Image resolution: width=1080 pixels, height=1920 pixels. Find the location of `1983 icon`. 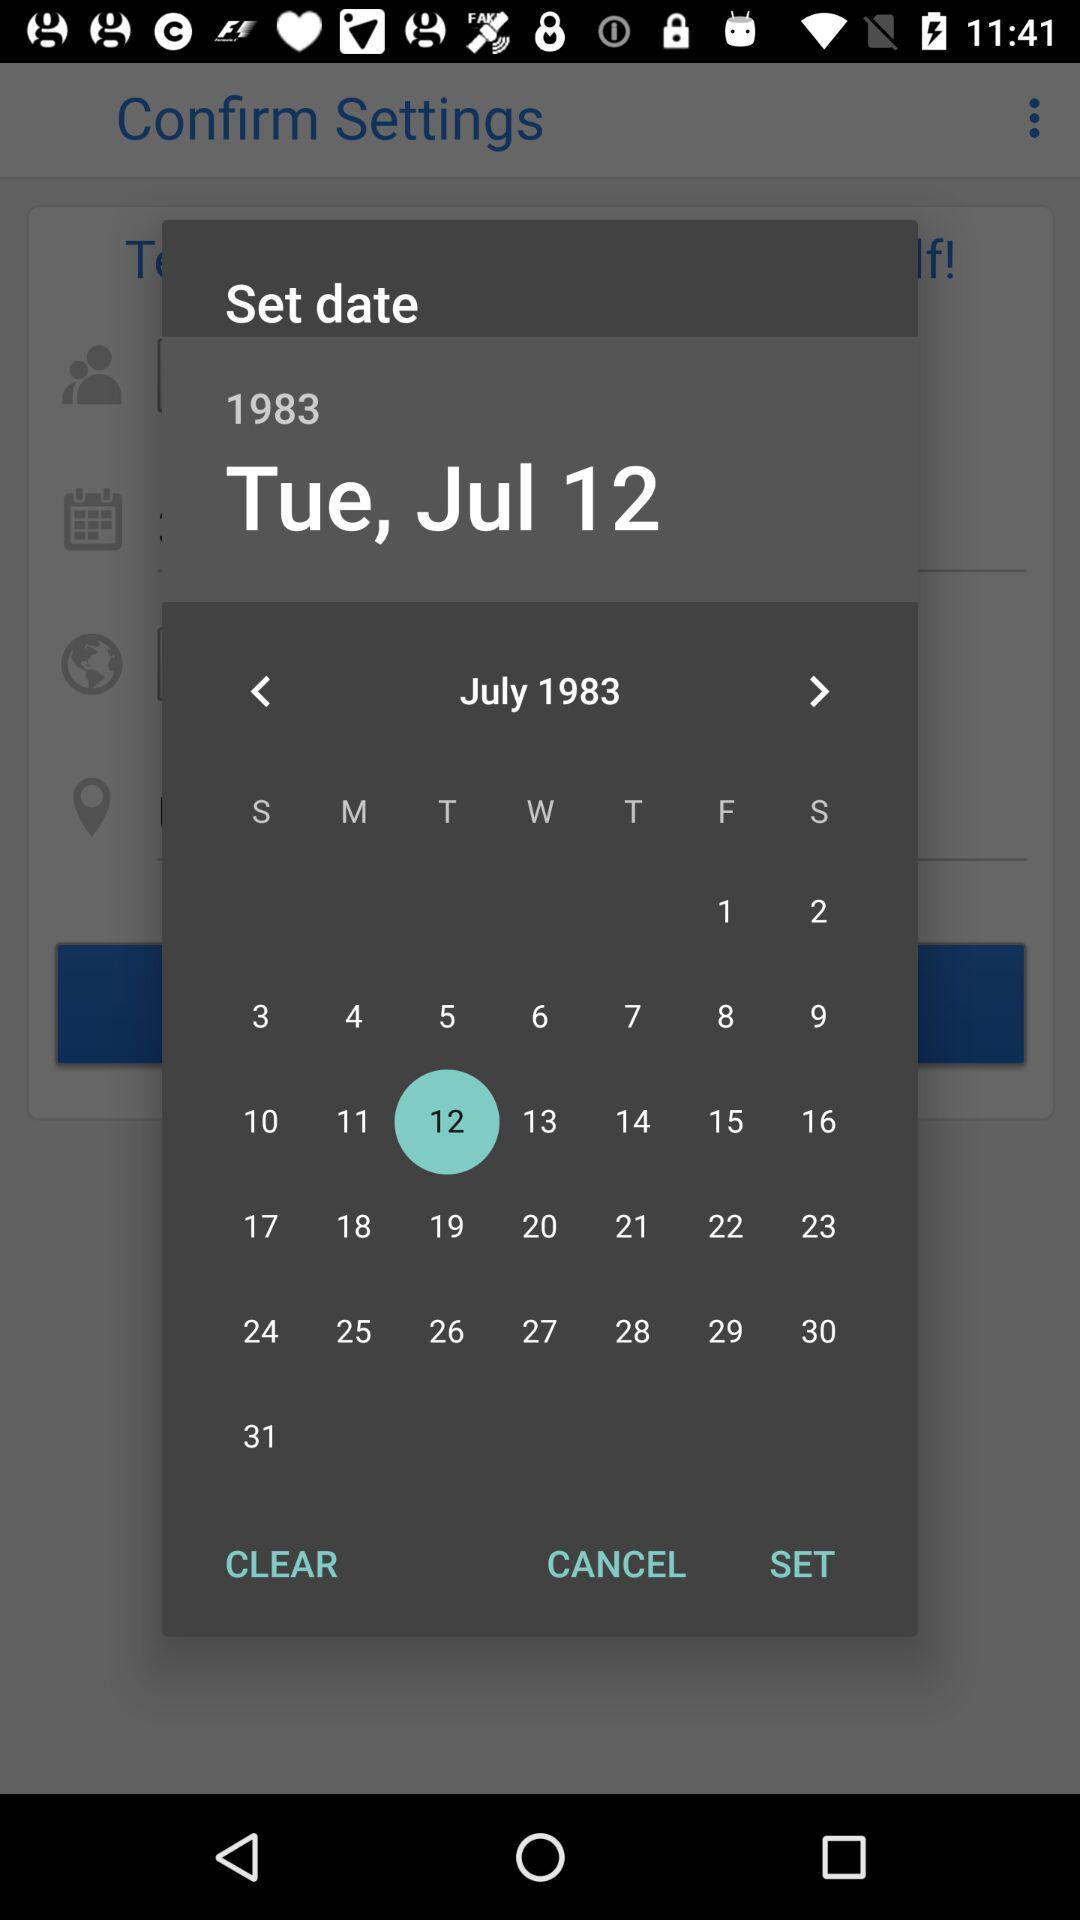

1983 icon is located at coordinates (540, 386).